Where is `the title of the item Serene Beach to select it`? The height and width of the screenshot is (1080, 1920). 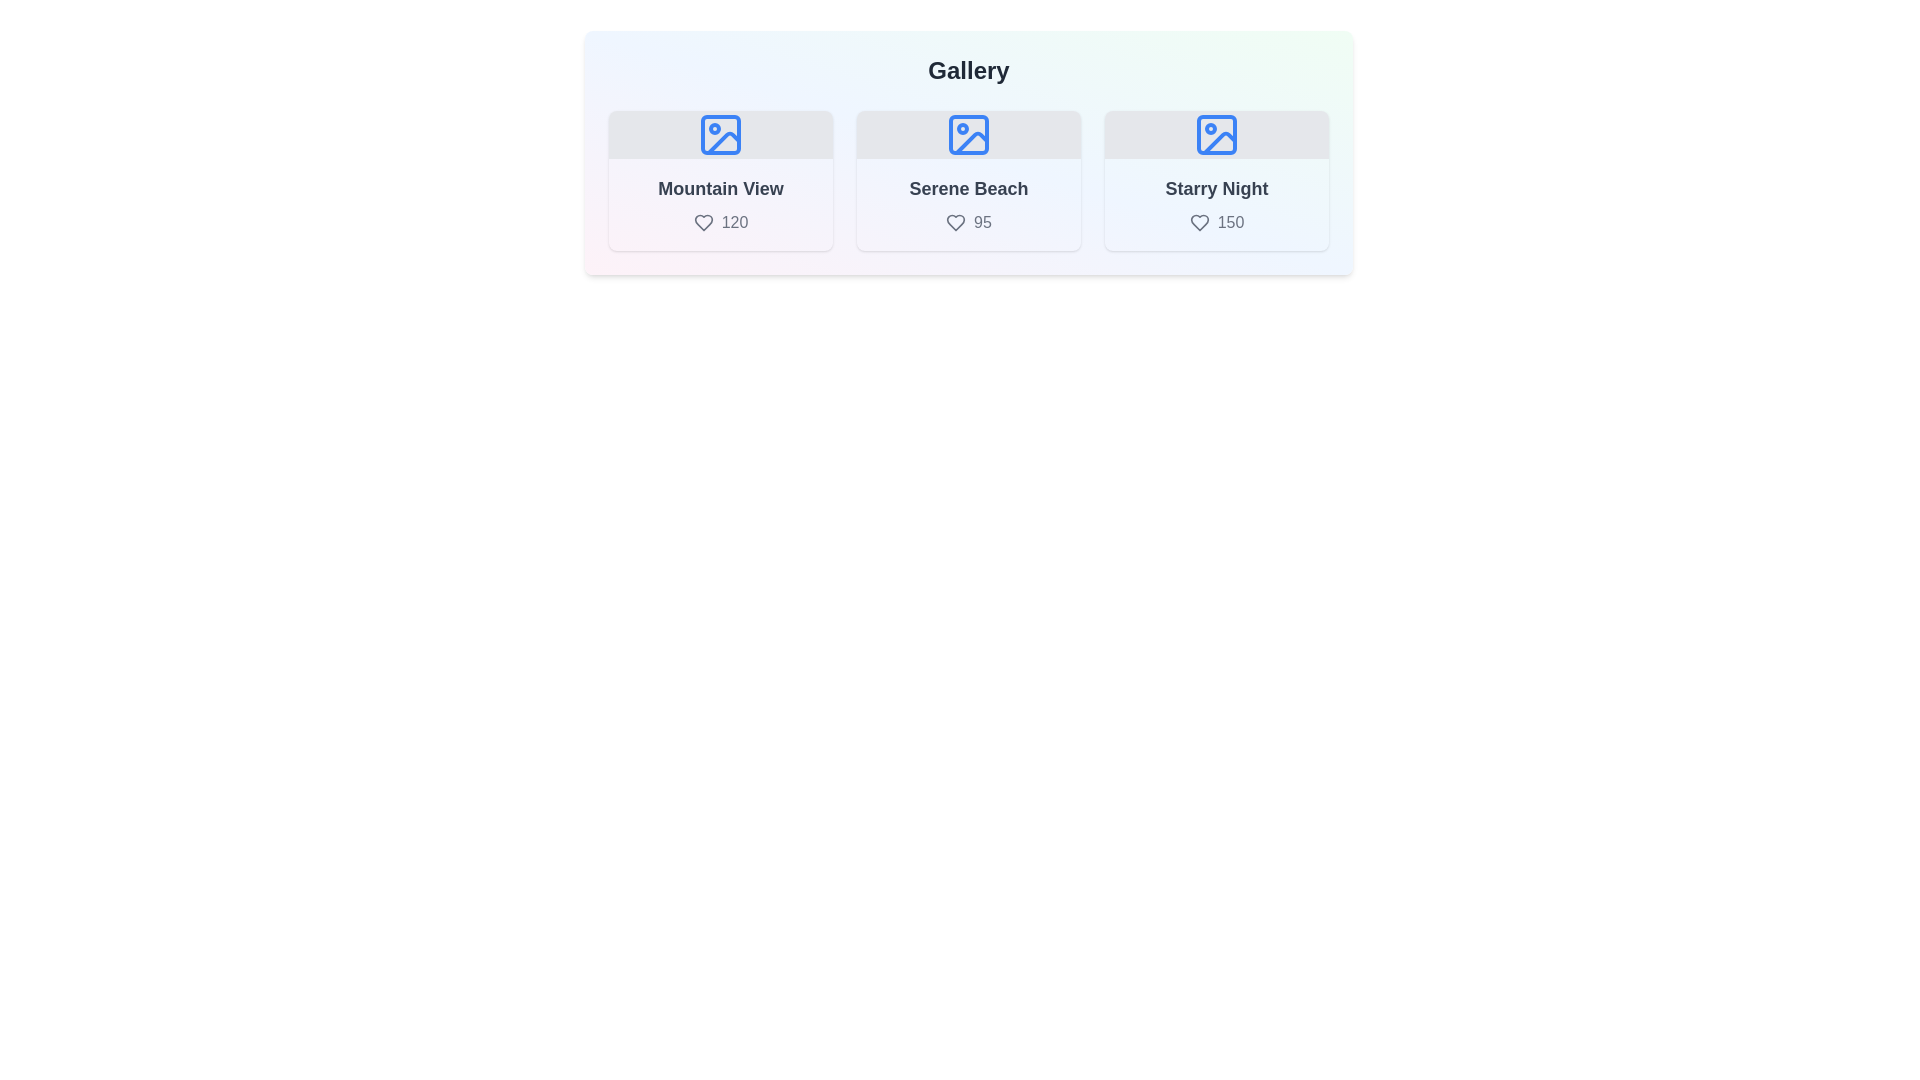 the title of the item Serene Beach to select it is located at coordinates (969, 189).